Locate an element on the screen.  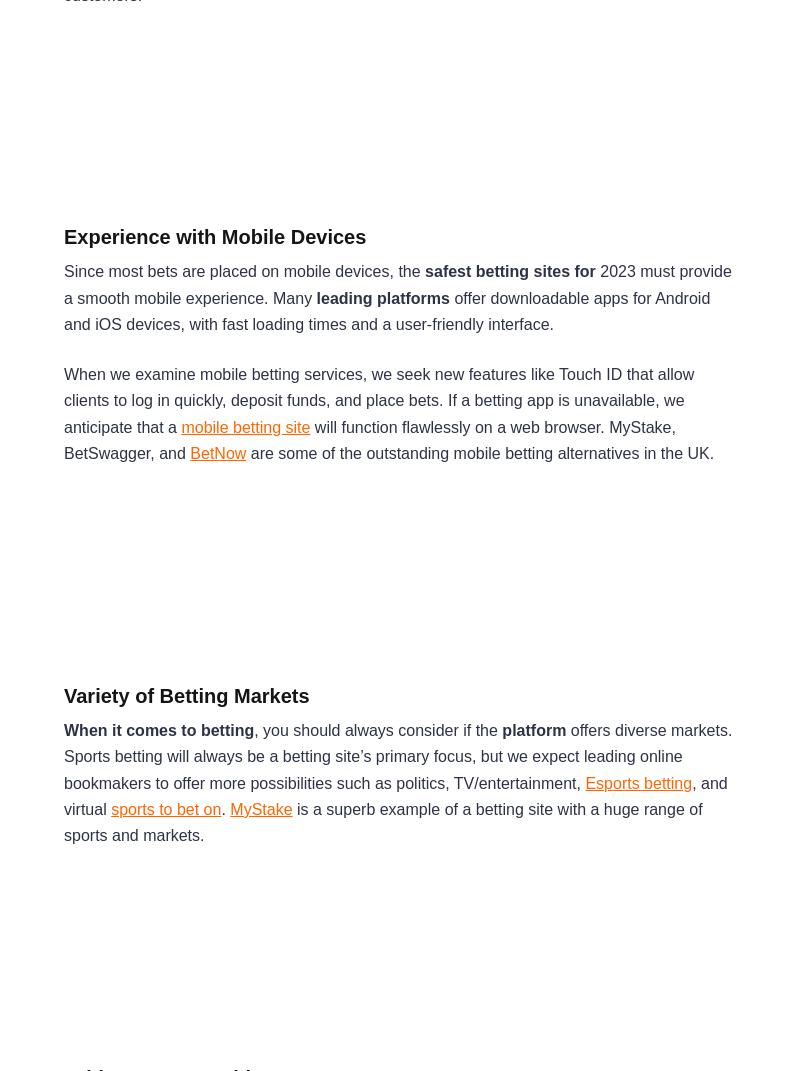
', and virtual' is located at coordinates (394, 794).